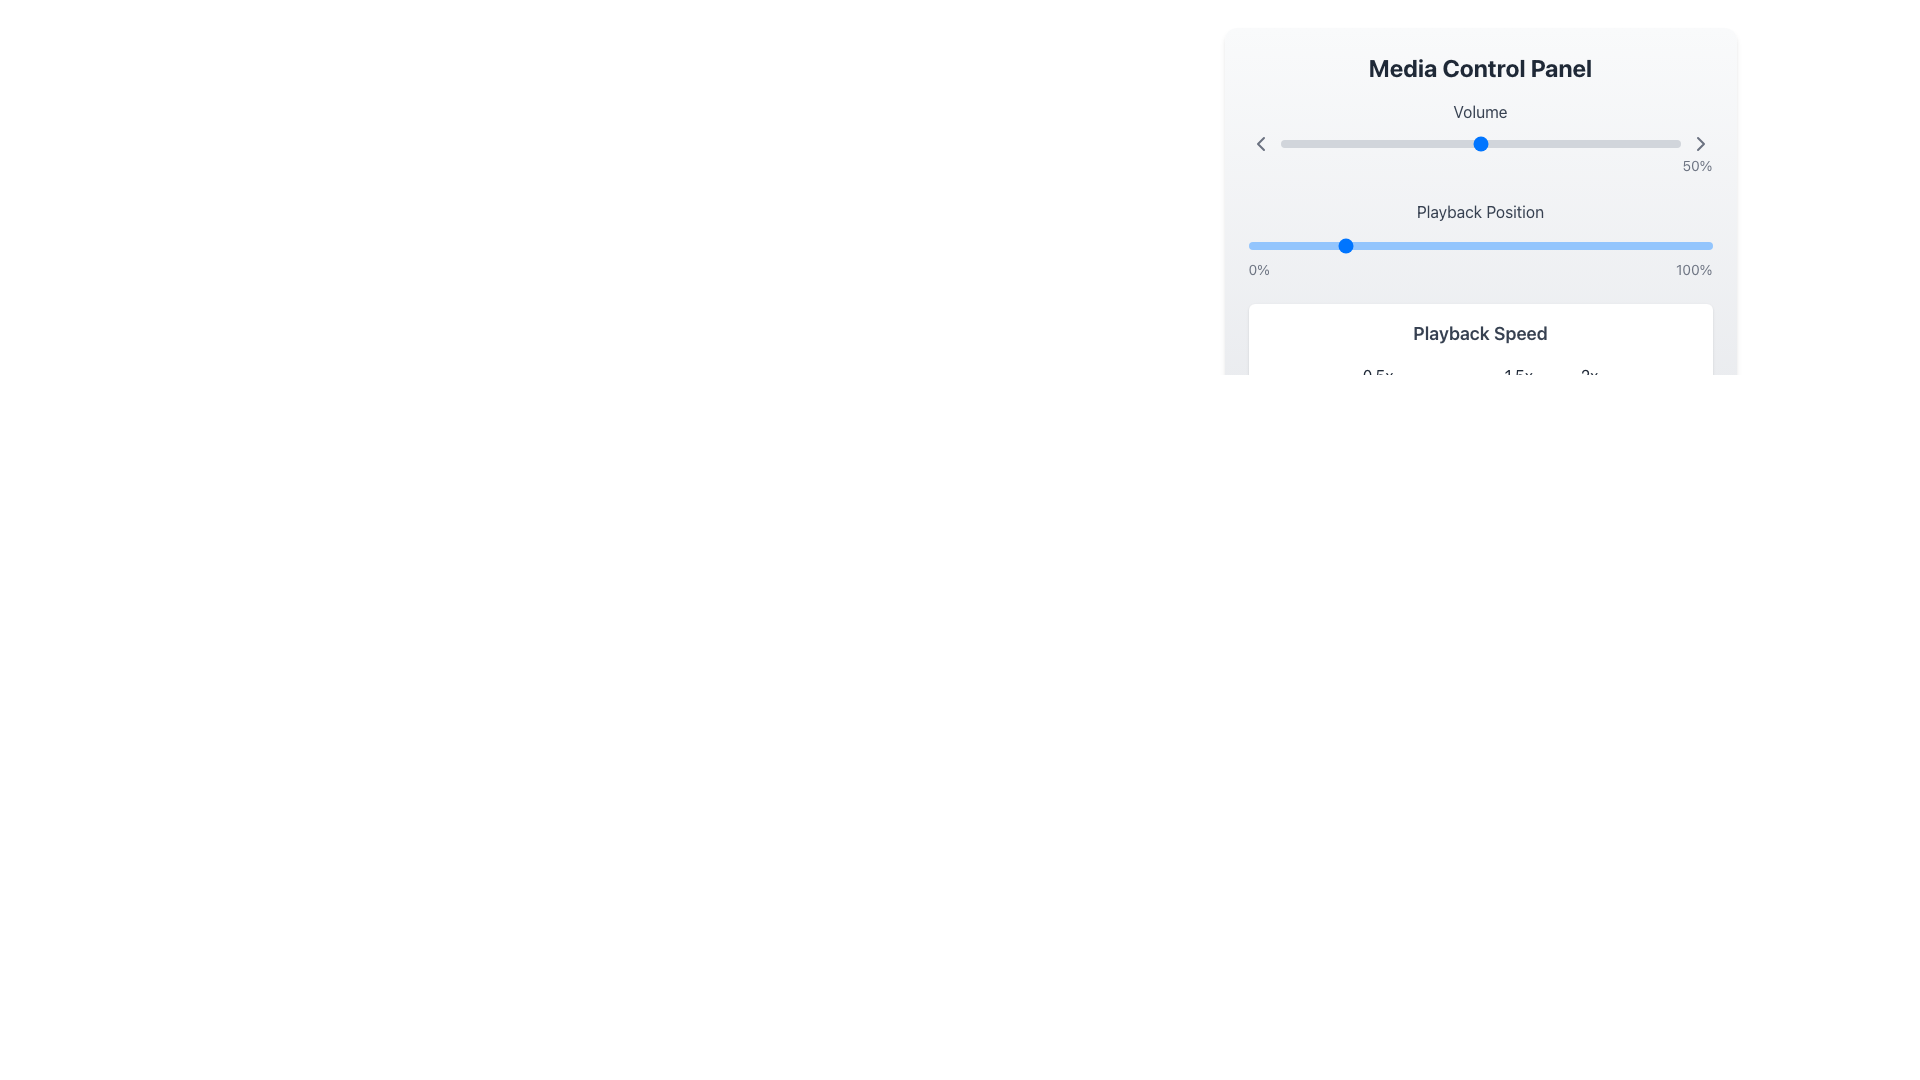  I want to click on the playback position, so click(1512, 245).